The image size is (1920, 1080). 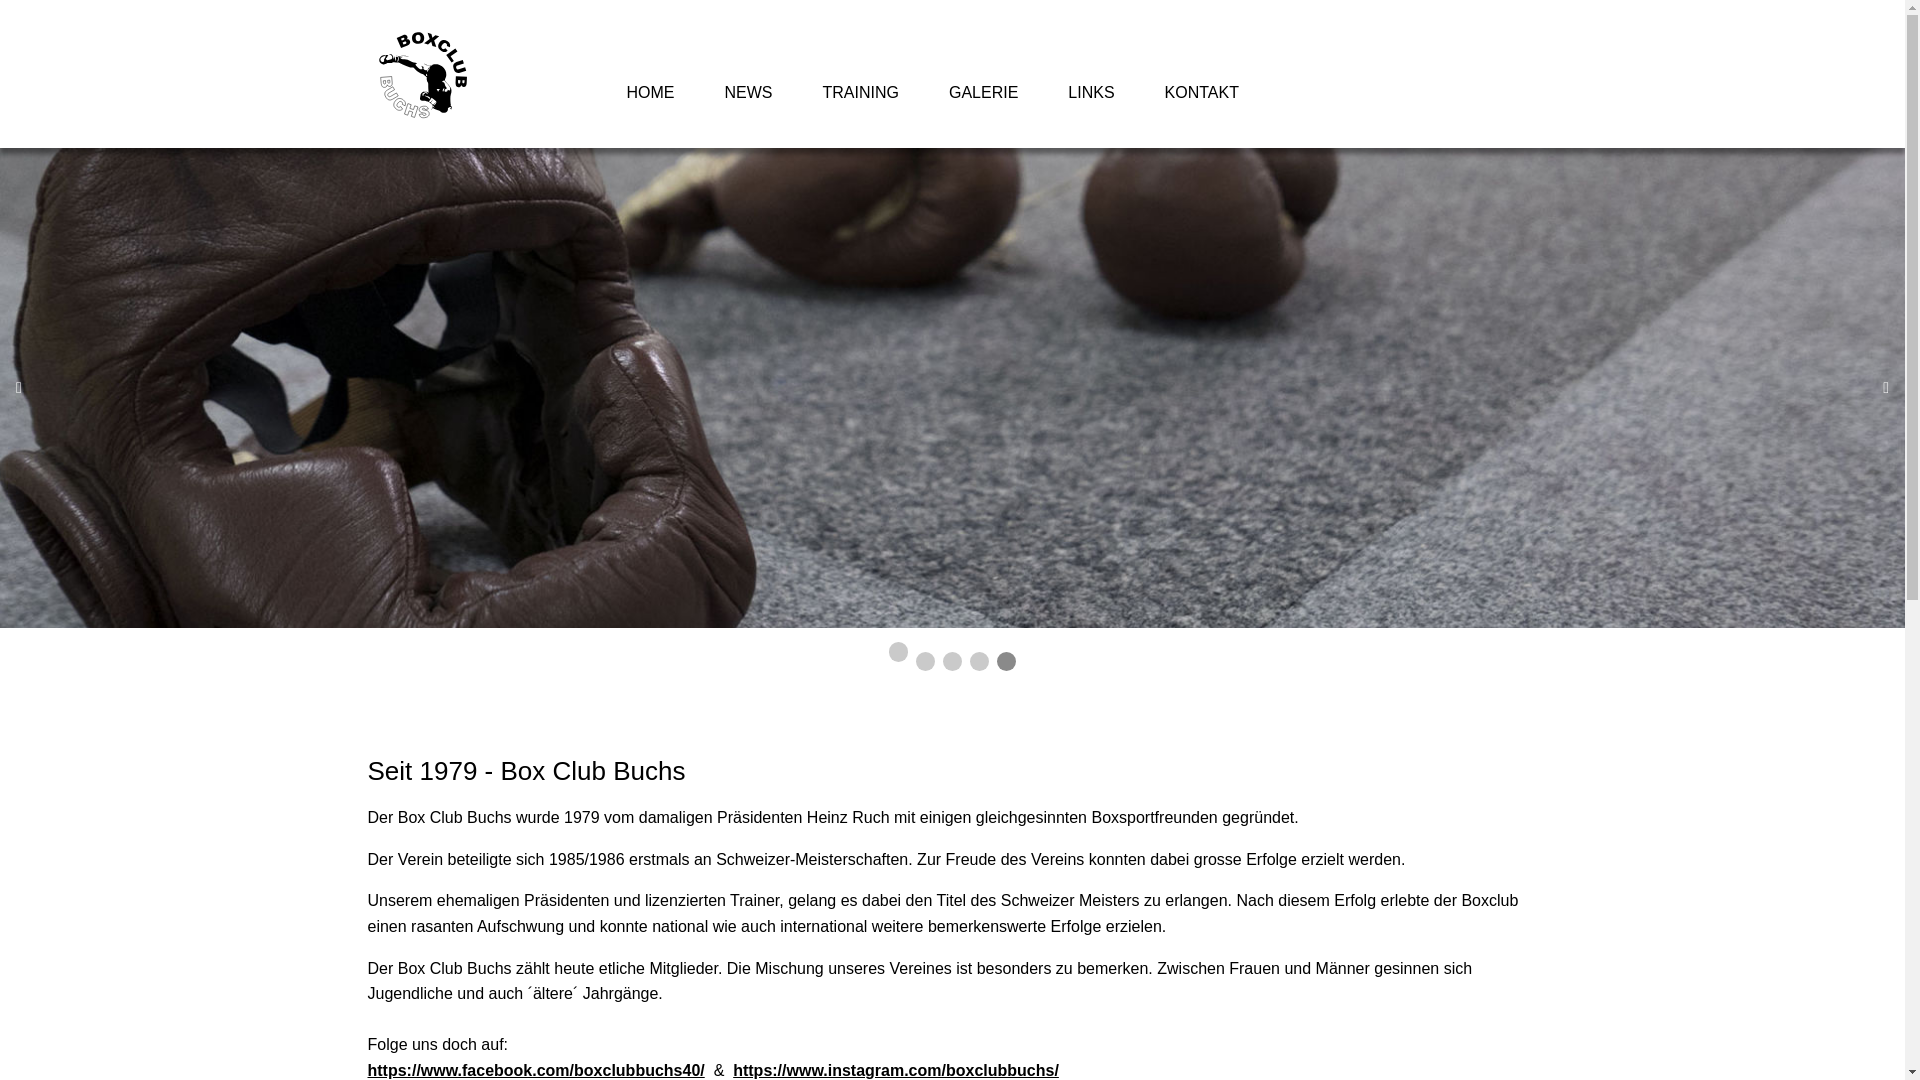 I want to click on 'GALERIE', so click(x=983, y=92).